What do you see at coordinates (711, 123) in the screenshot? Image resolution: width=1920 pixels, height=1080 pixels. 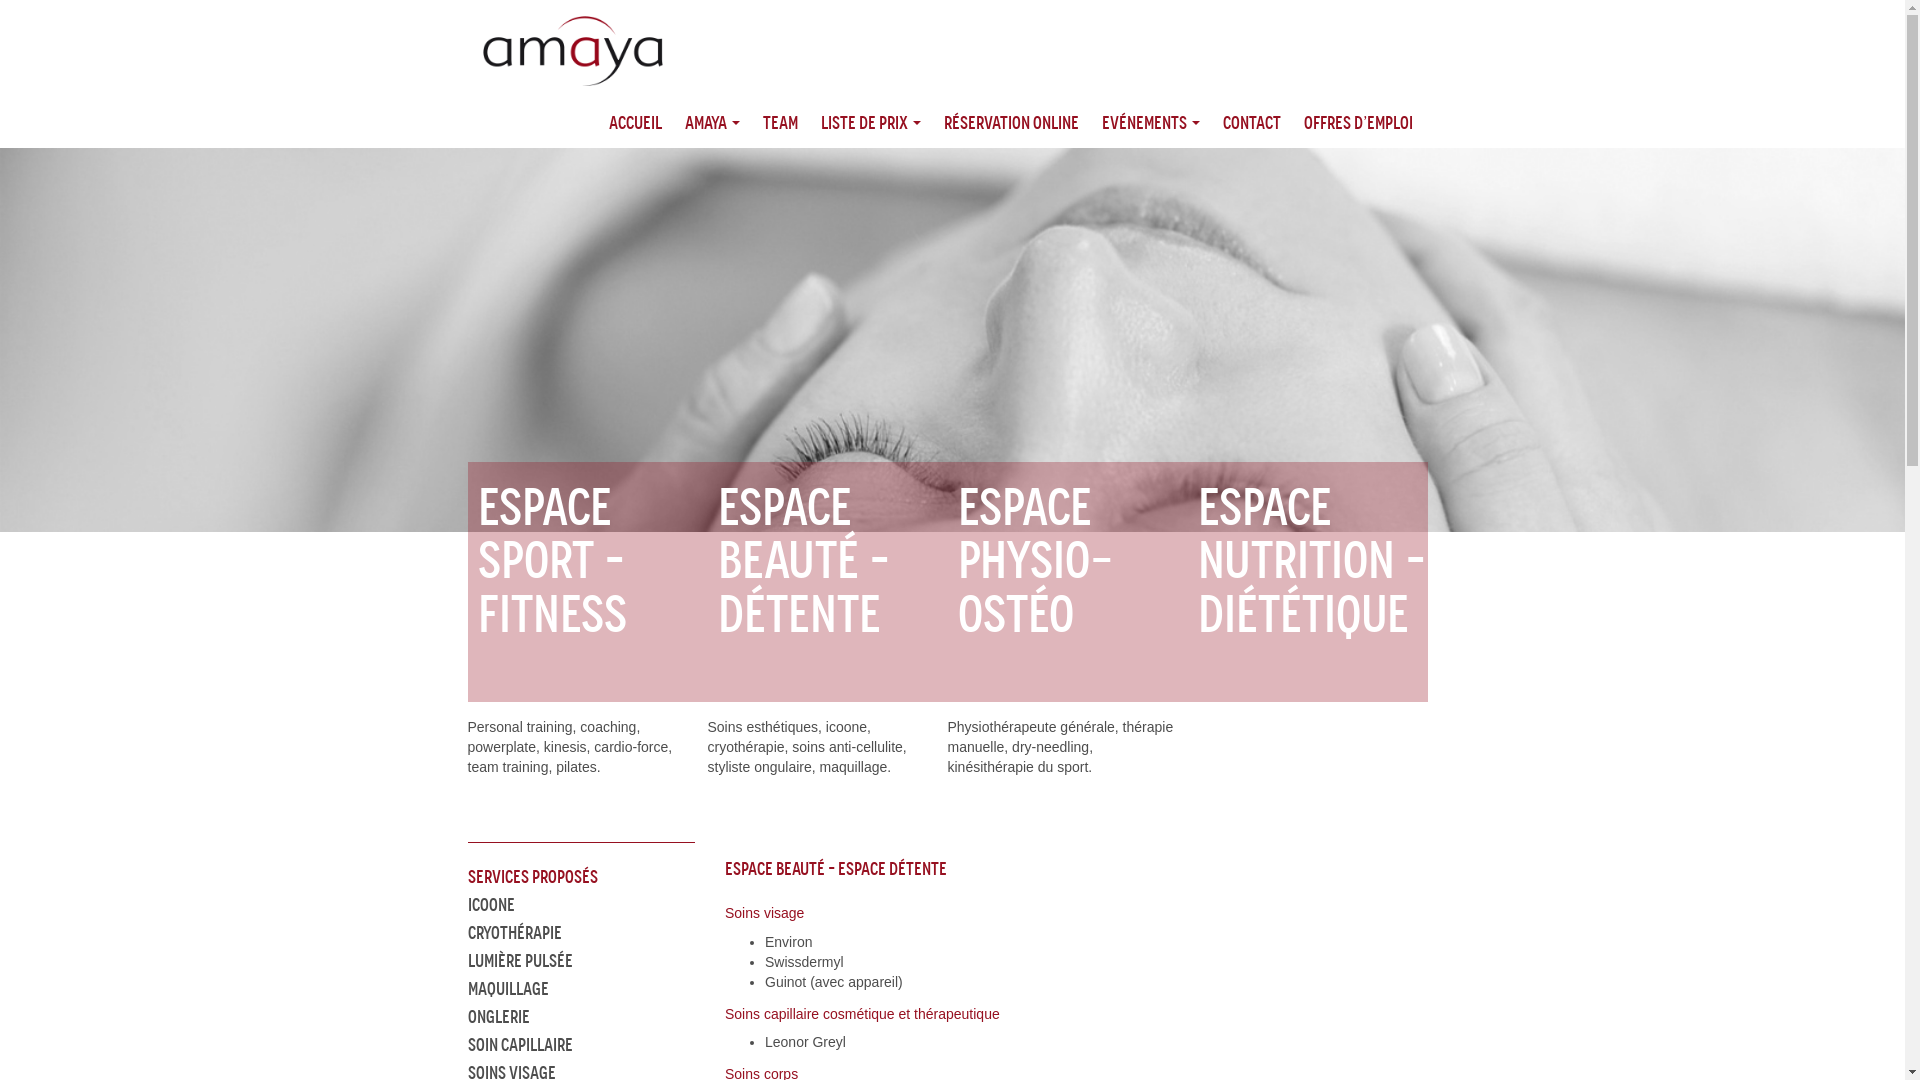 I see `'AMAYA'` at bounding box center [711, 123].